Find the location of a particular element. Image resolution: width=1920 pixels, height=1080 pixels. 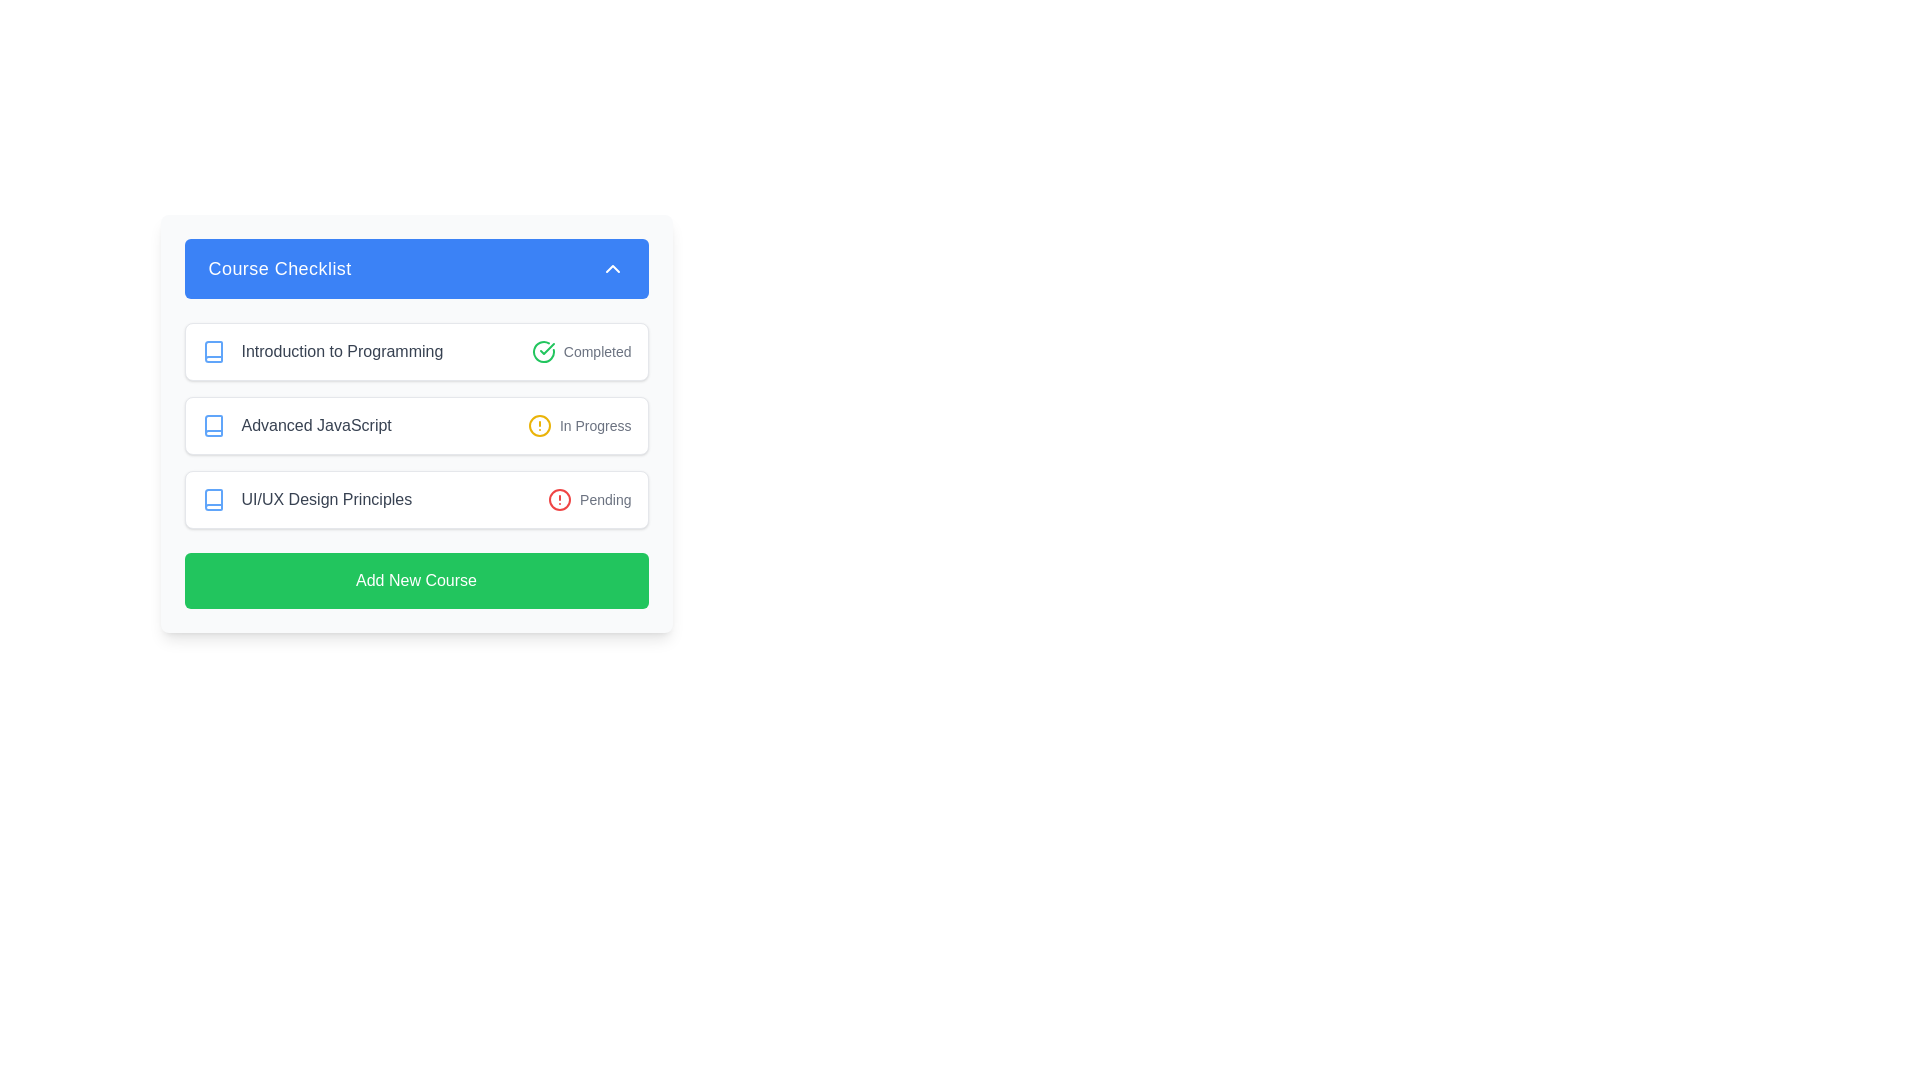

the text label indicating the status of the 'Introduction to Programming' course, which shows that it has been completed, located to the right of a green circular checkmark in the Course Checklist is located at coordinates (596, 350).